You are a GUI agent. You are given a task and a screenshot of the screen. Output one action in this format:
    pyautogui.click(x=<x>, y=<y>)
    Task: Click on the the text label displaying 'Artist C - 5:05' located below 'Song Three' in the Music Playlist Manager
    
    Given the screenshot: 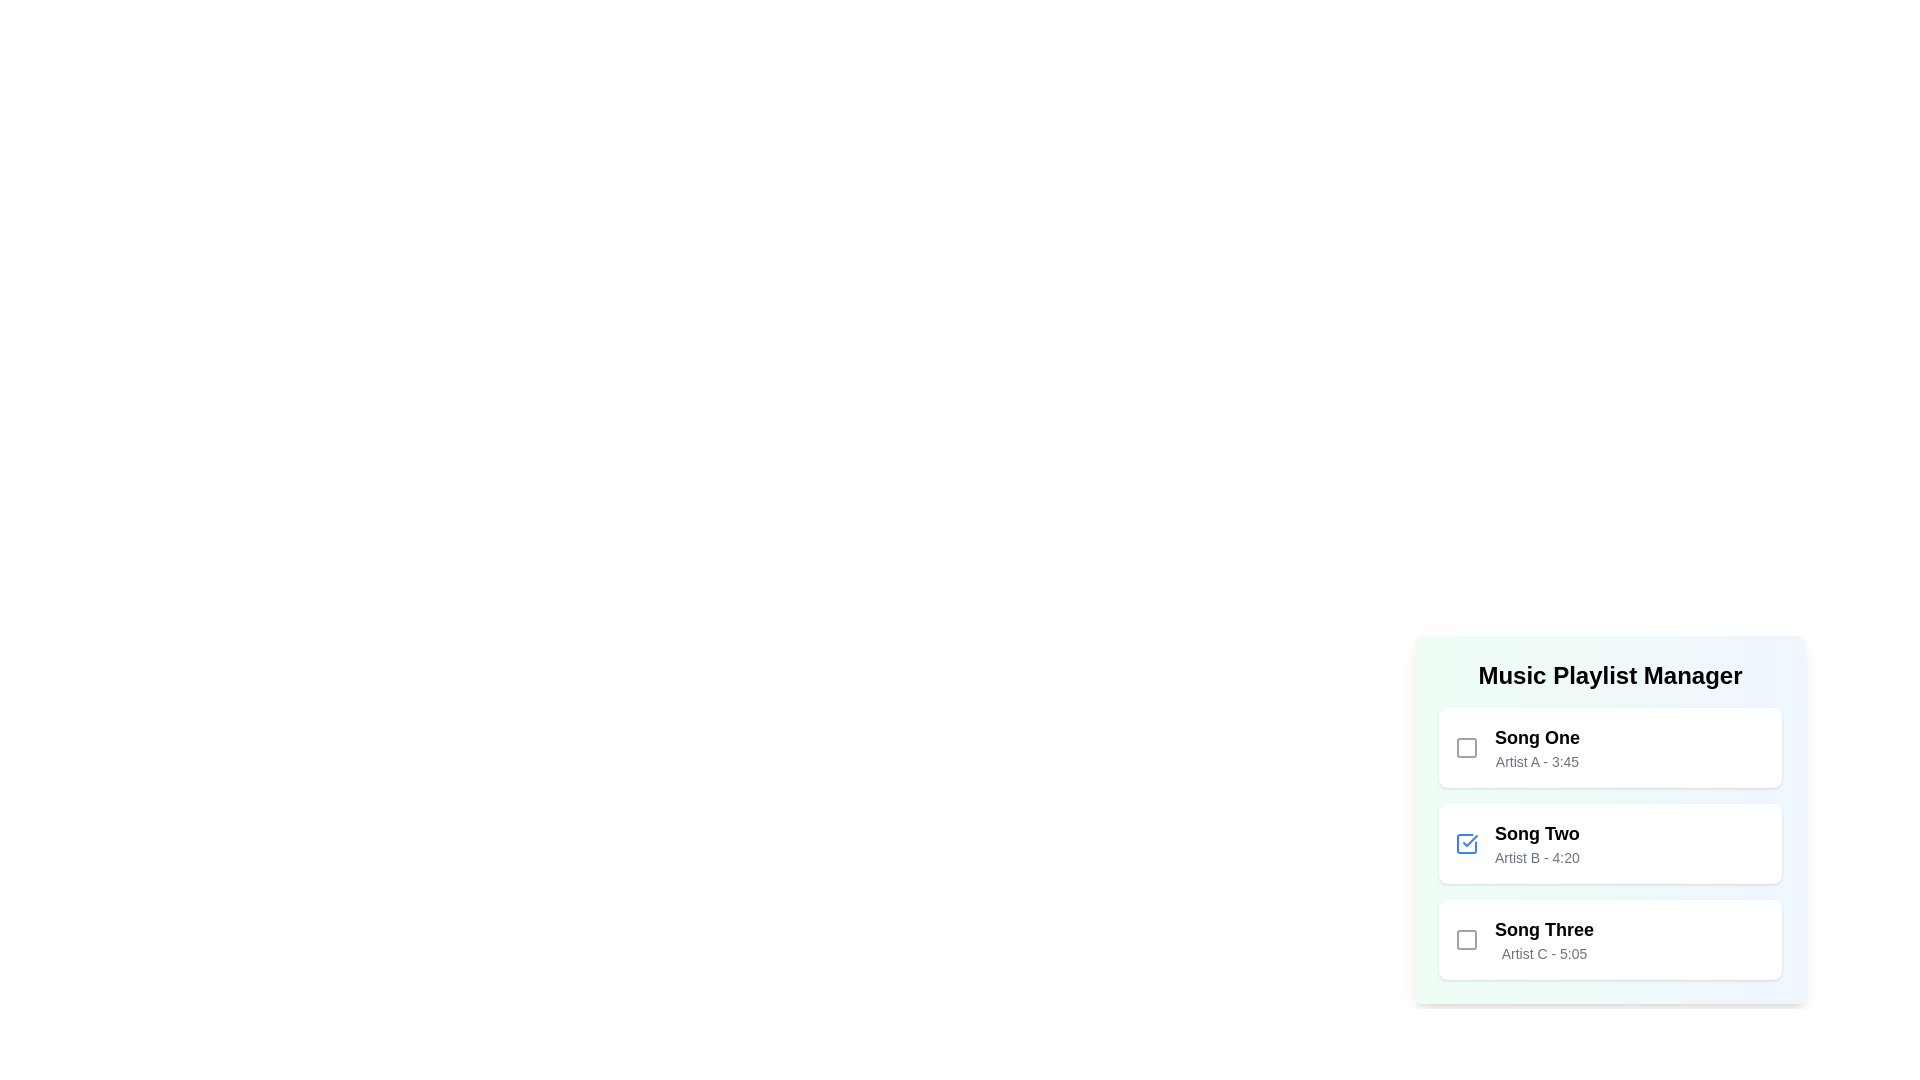 What is the action you would take?
    pyautogui.click(x=1543, y=952)
    